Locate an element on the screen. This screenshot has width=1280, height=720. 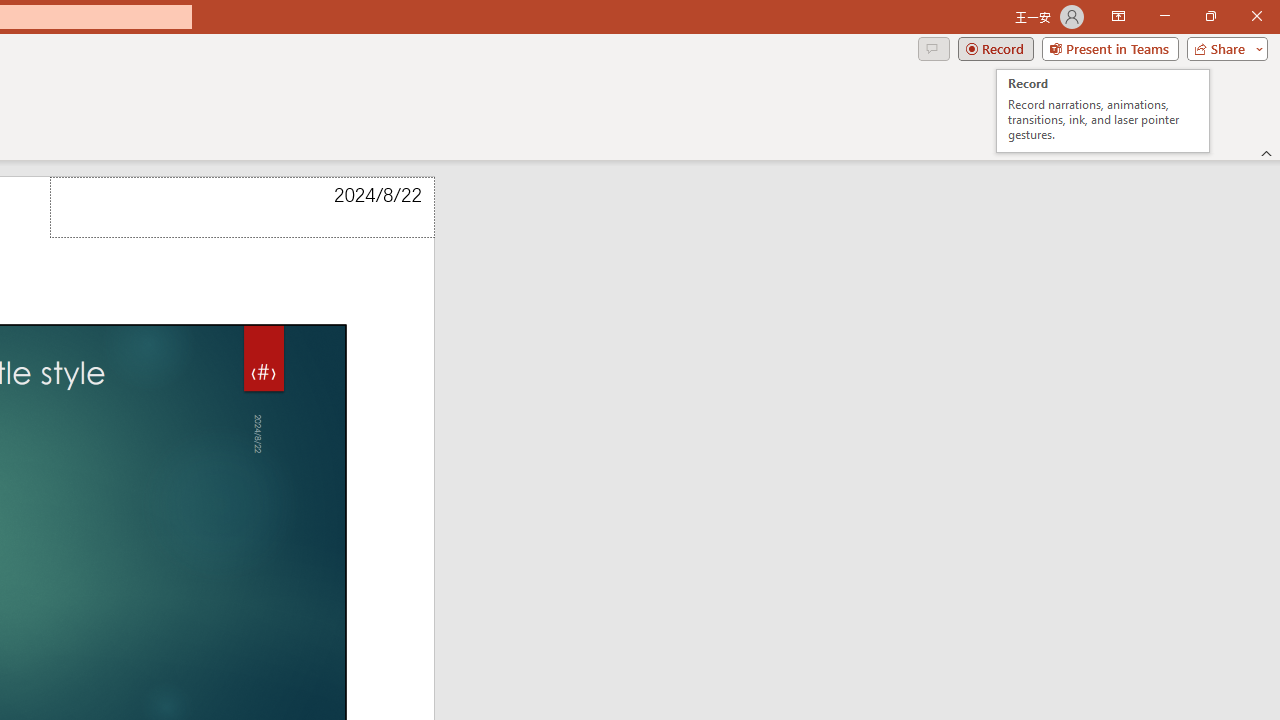
'Date' is located at coordinates (241, 207).